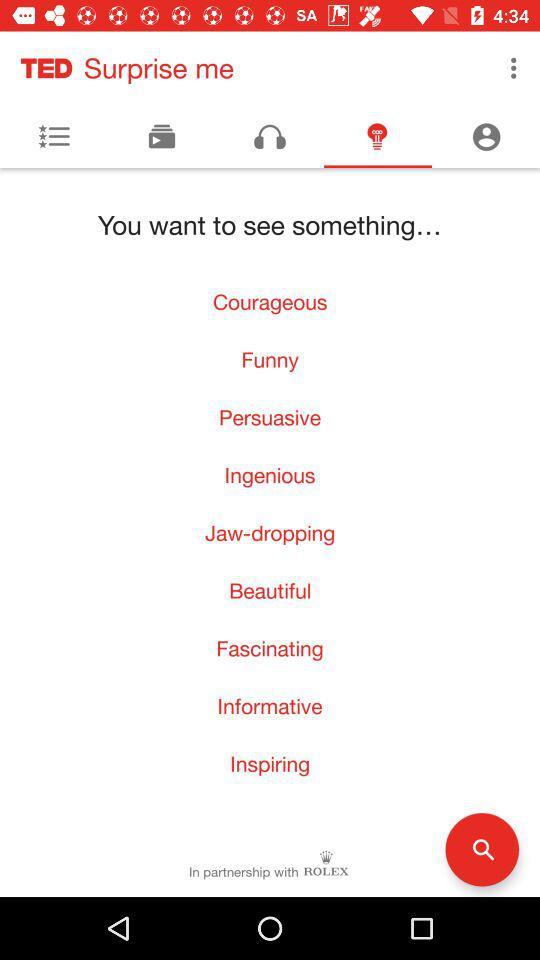 The width and height of the screenshot is (540, 960). What do you see at coordinates (270, 359) in the screenshot?
I see `the funny item` at bounding box center [270, 359].